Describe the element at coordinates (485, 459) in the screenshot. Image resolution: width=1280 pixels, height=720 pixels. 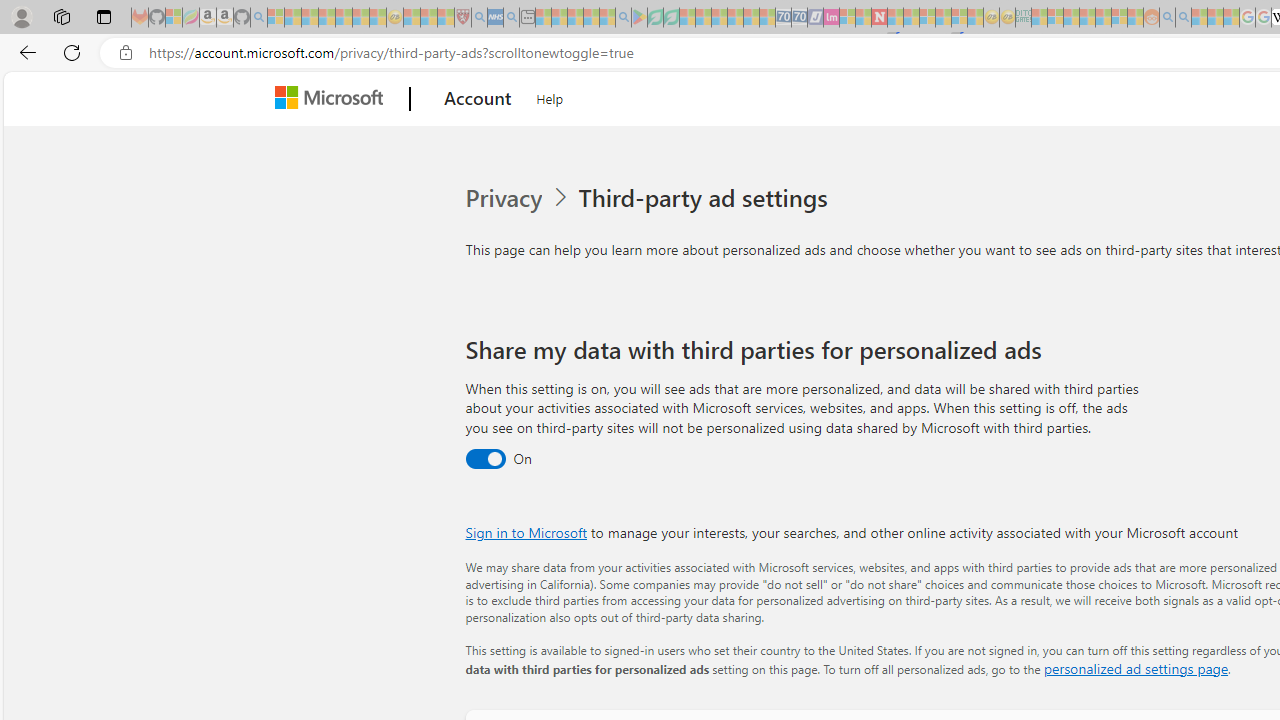
I see `'Third party data sharing toggle'` at that location.